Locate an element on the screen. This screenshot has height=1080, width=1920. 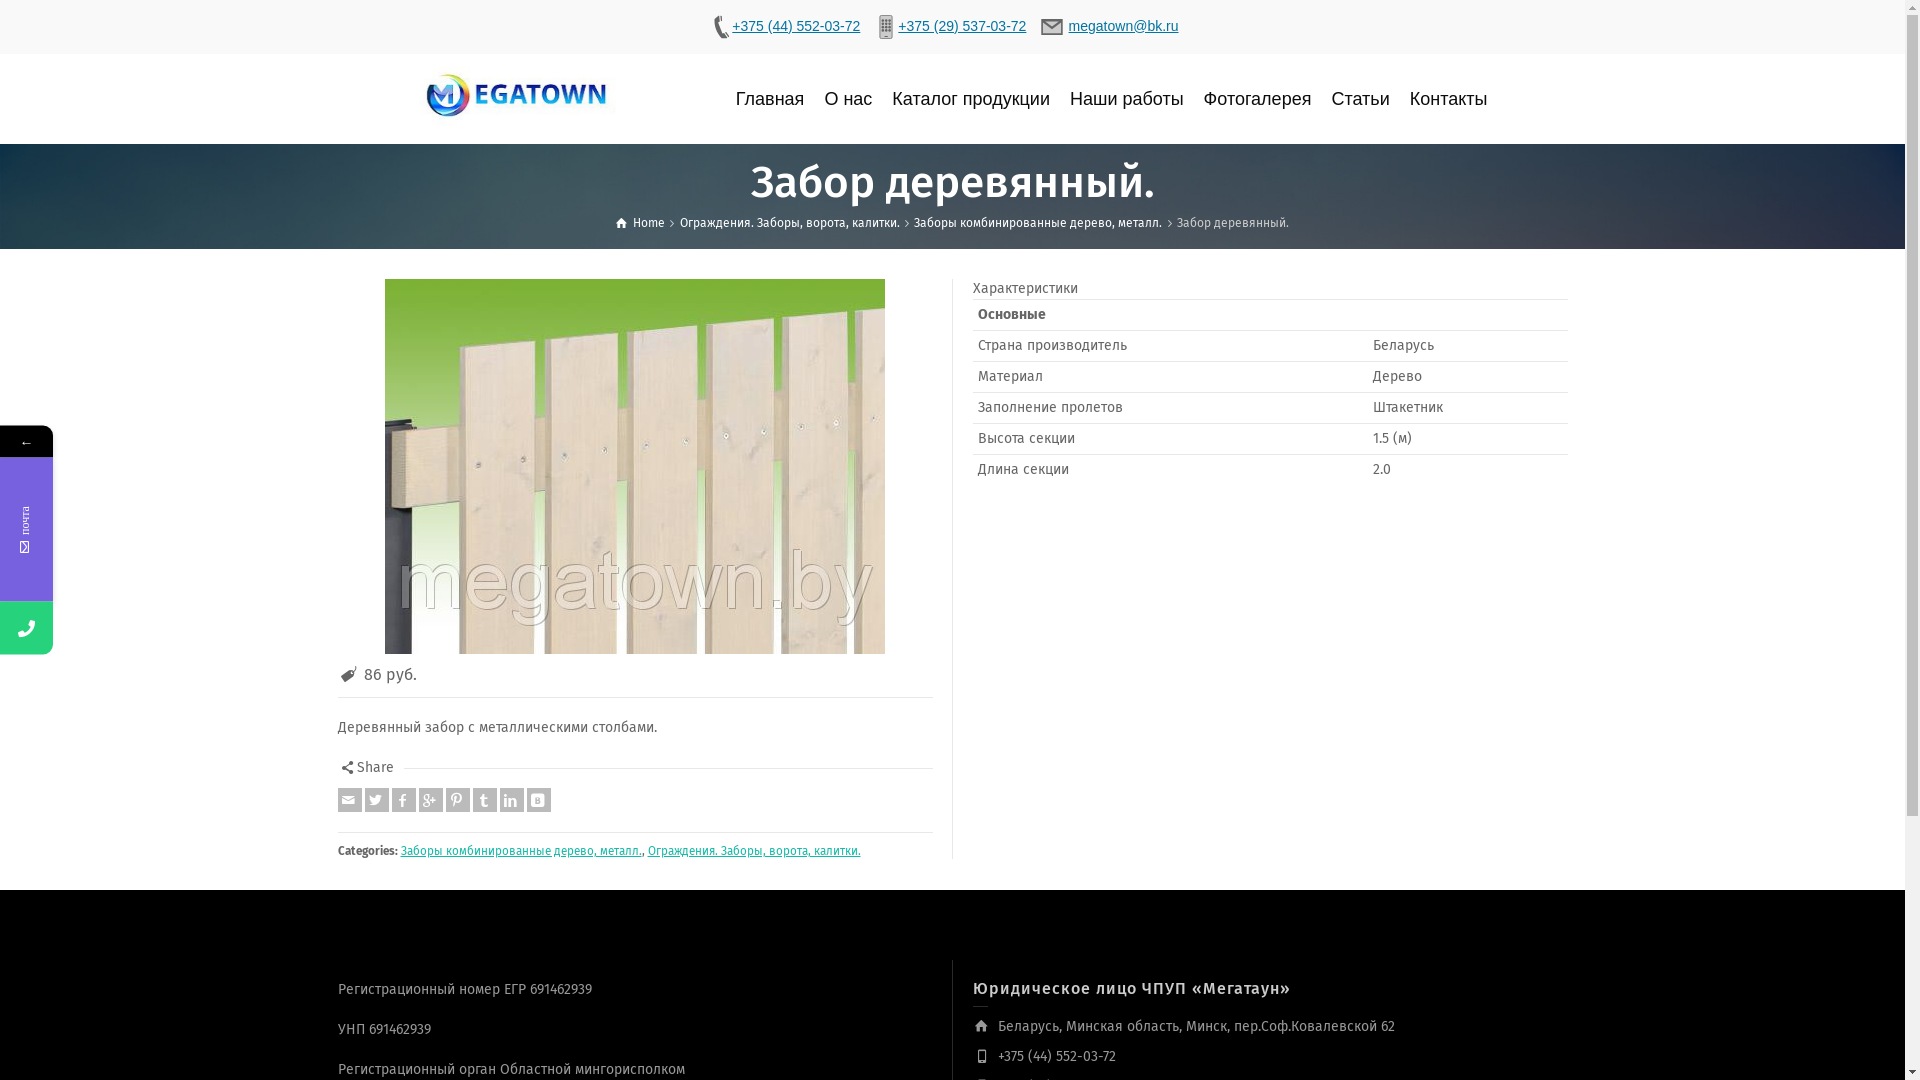
'Search' is located at coordinates (1546, 99).